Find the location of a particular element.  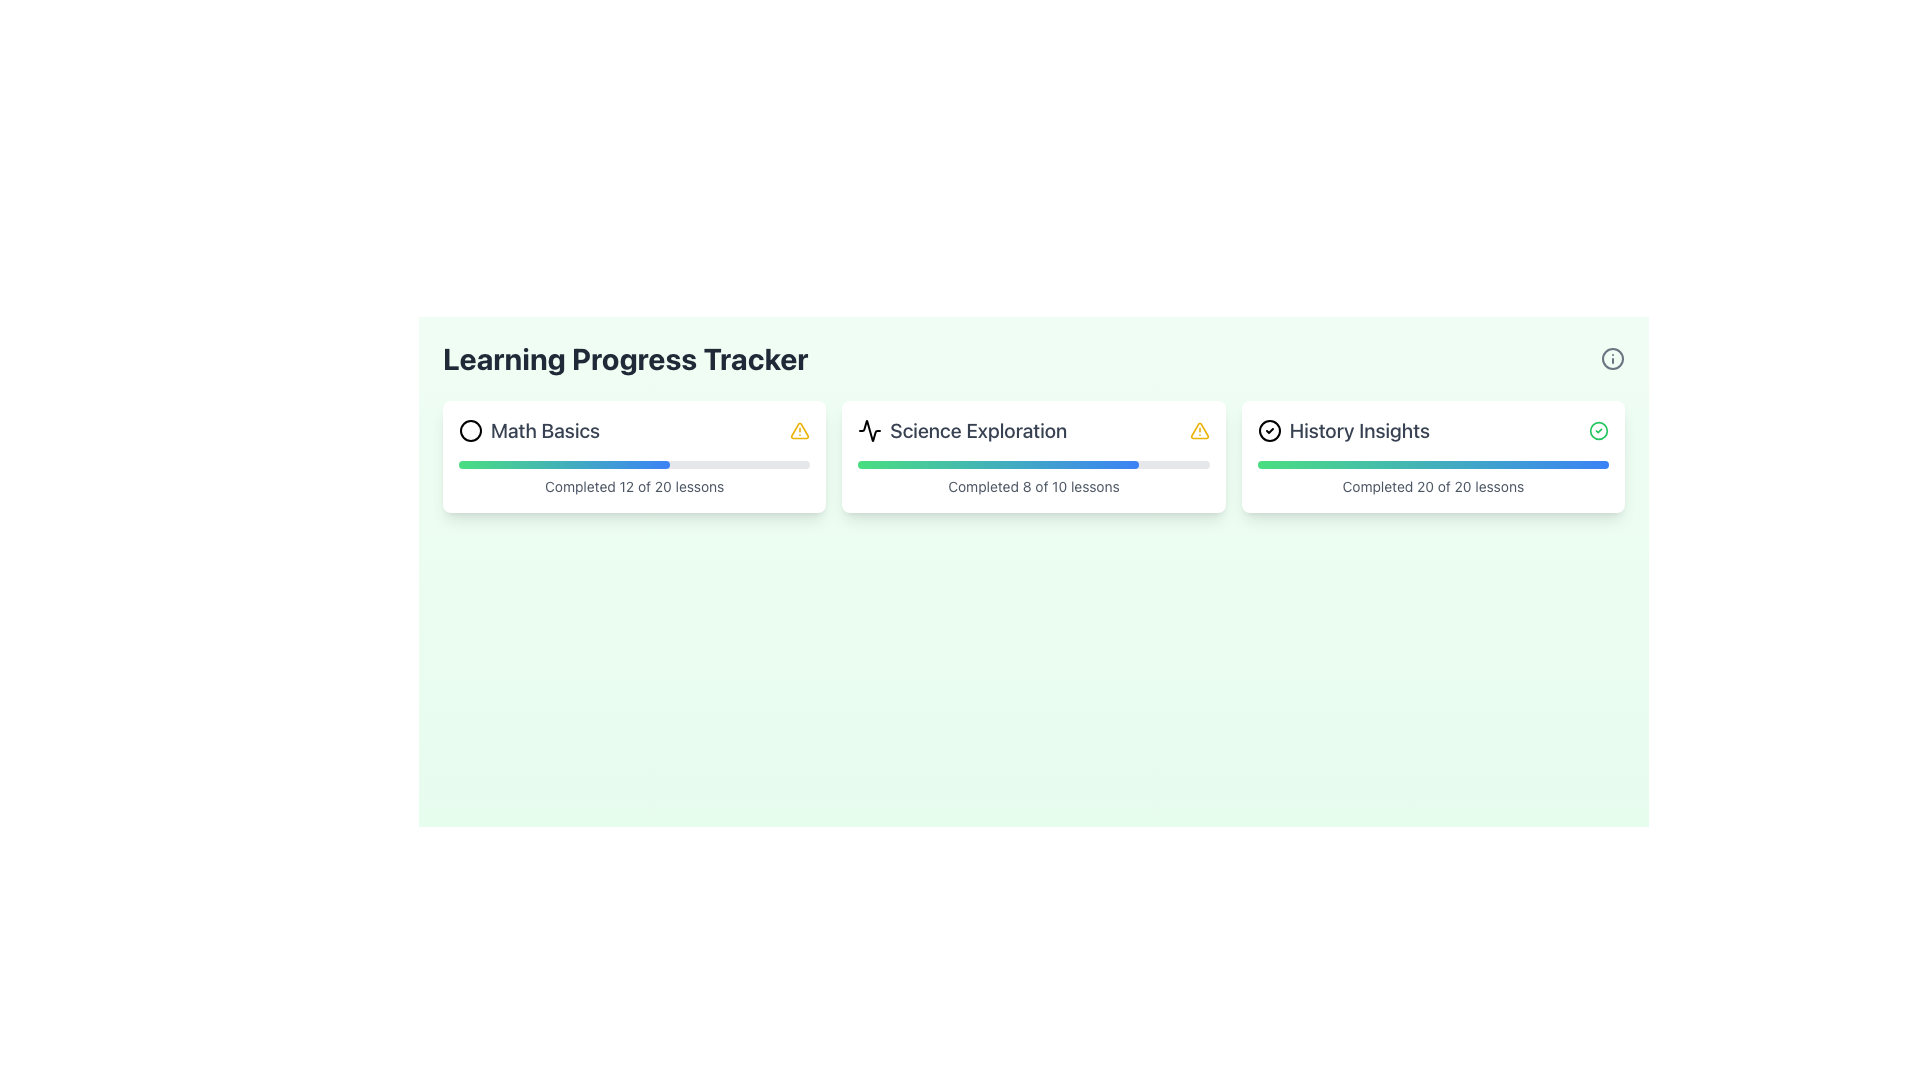

the circular checkmark icon located in the header of the 'History Insights' card under 'Learning Progress Tracker' is located at coordinates (1268, 430).